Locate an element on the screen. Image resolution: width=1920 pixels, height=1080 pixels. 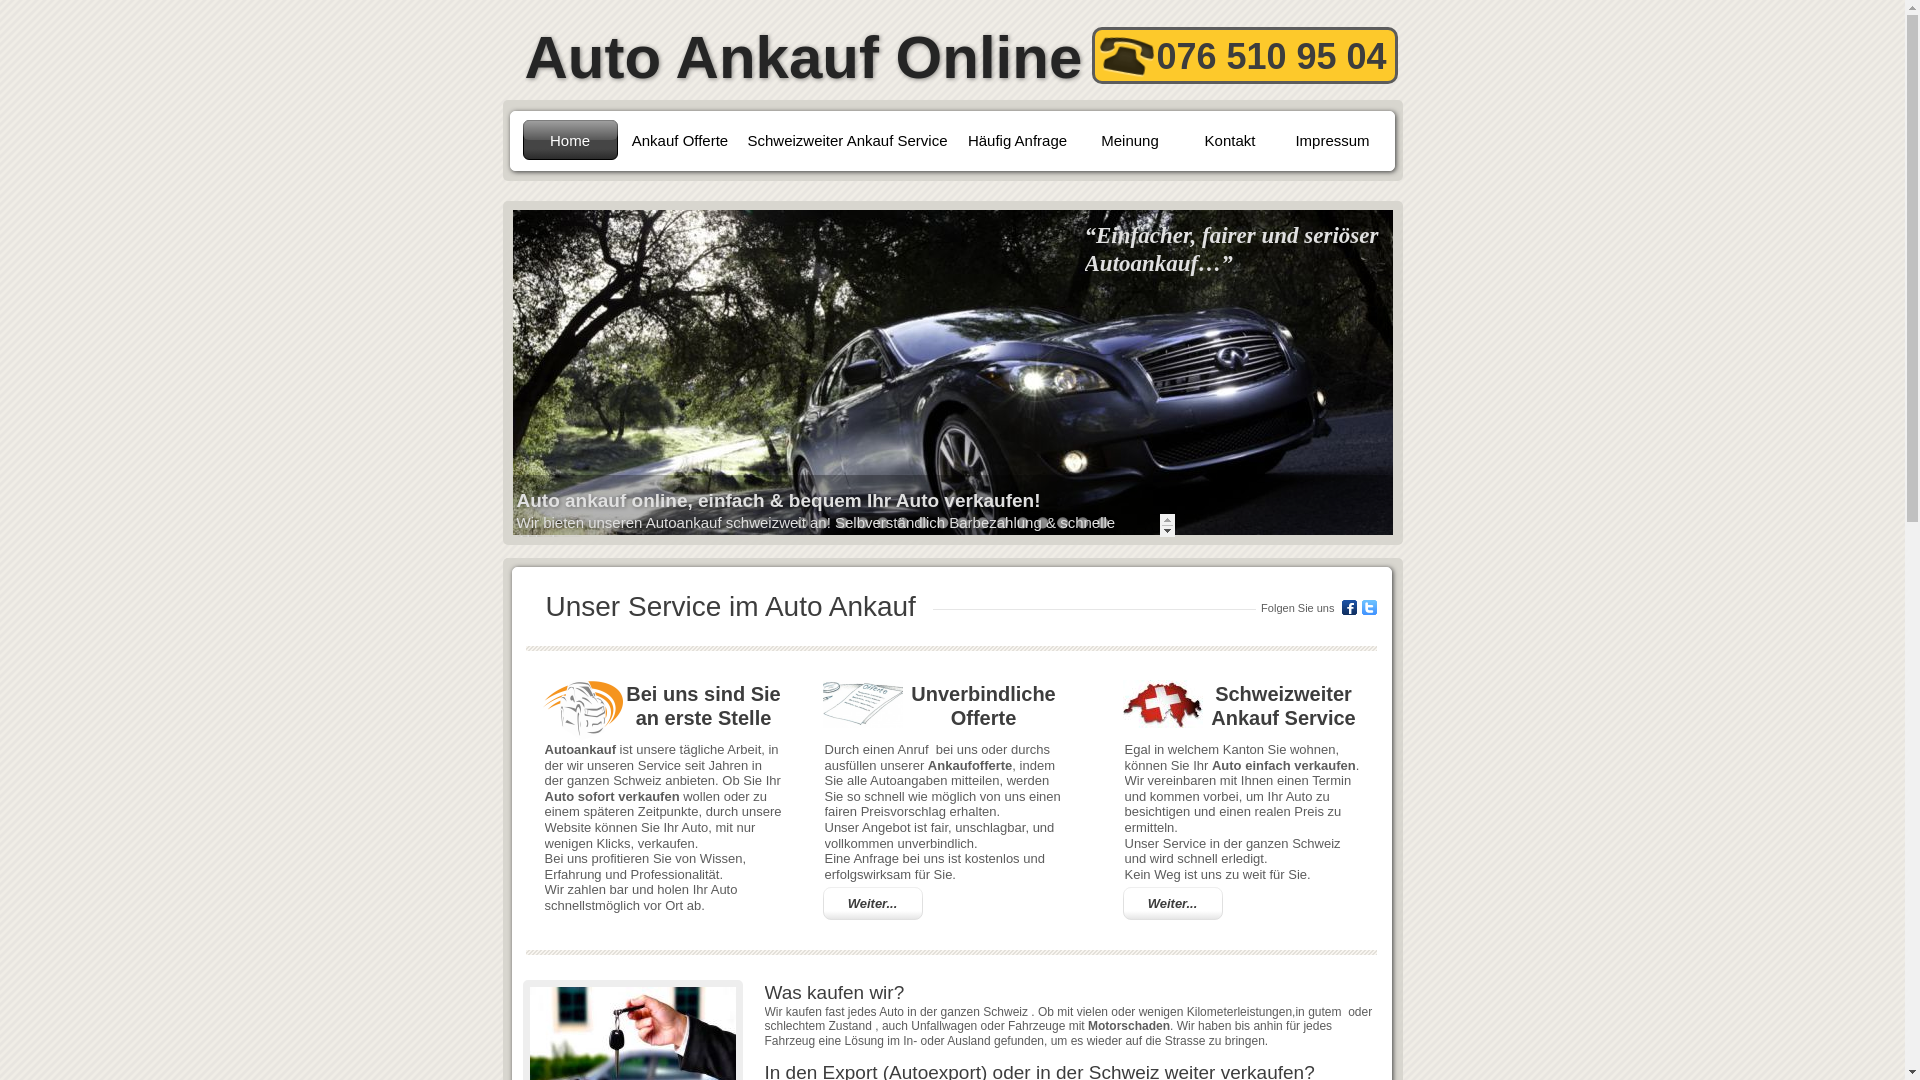
'Kontakt' is located at coordinates (1229, 139).